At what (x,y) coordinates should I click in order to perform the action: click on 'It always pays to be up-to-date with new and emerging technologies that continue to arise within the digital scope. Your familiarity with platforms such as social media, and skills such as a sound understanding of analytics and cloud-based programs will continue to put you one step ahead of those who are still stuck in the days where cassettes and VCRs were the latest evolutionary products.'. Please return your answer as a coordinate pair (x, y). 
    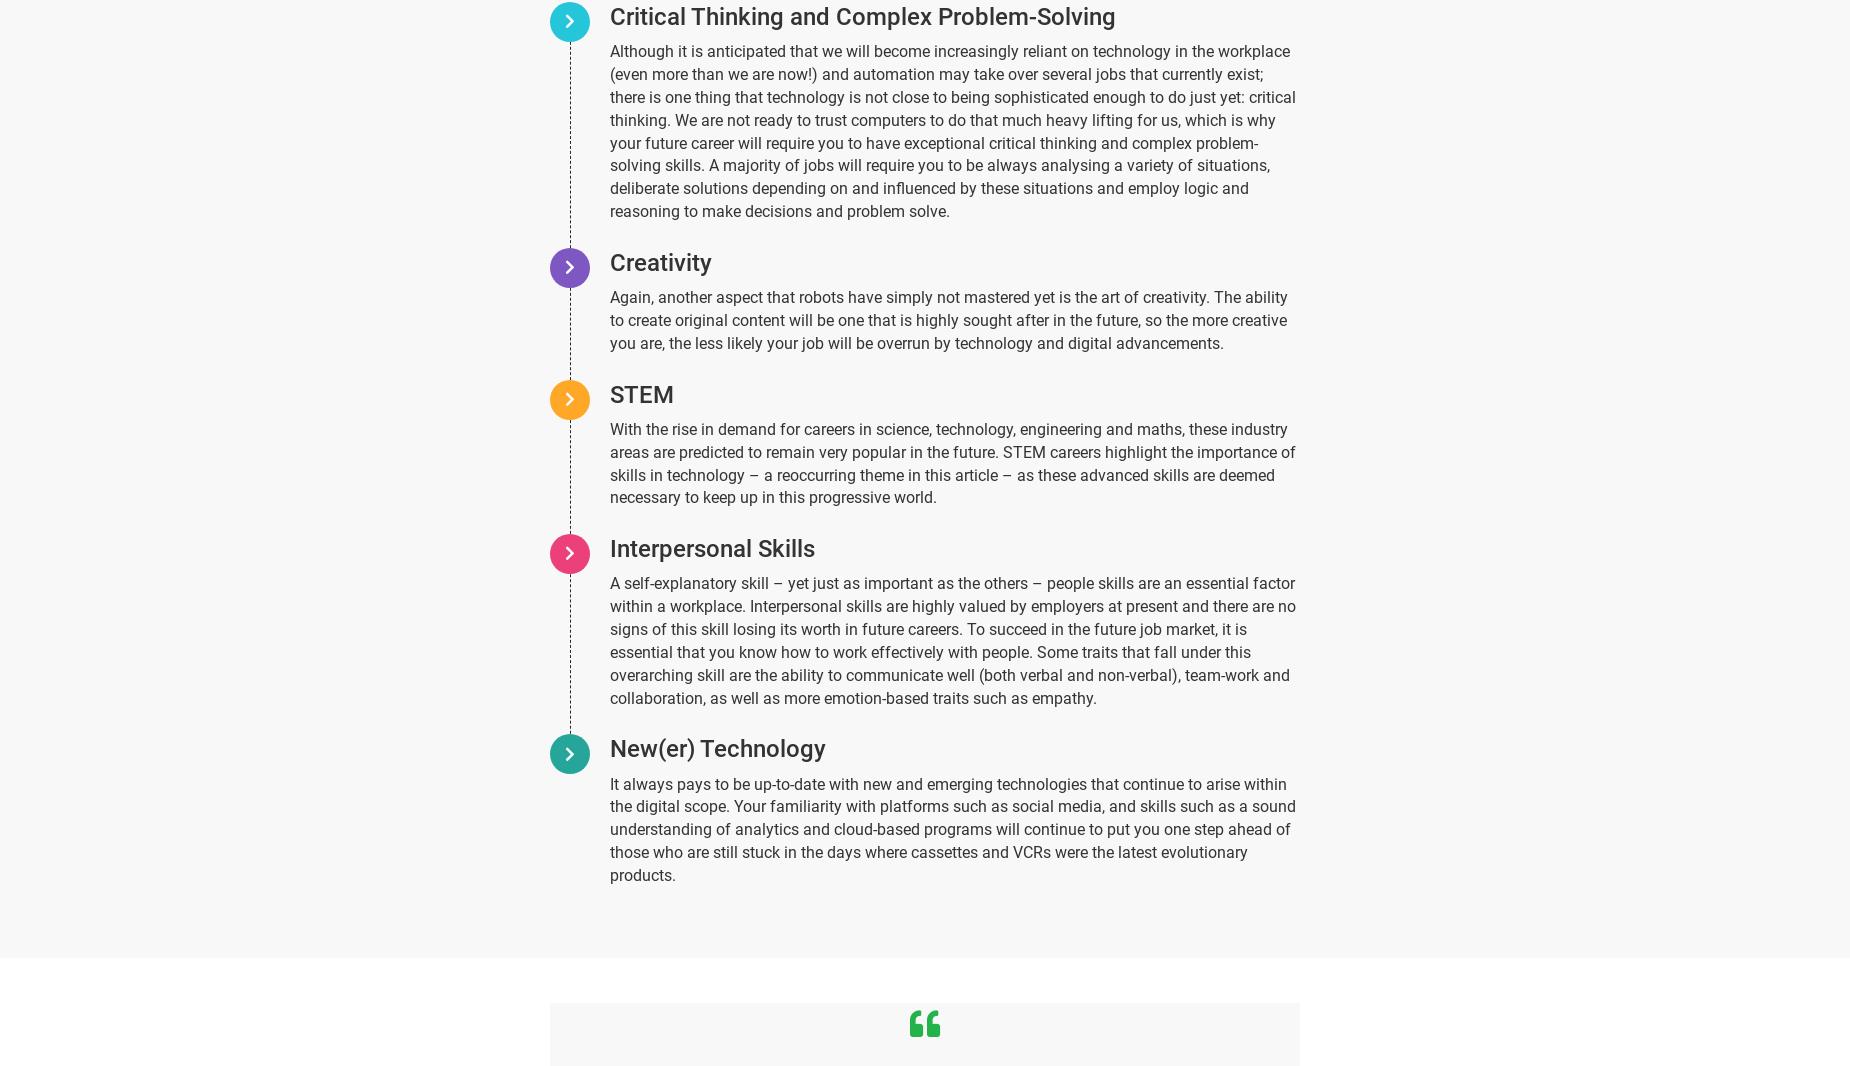
    Looking at the image, I should click on (951, 829).